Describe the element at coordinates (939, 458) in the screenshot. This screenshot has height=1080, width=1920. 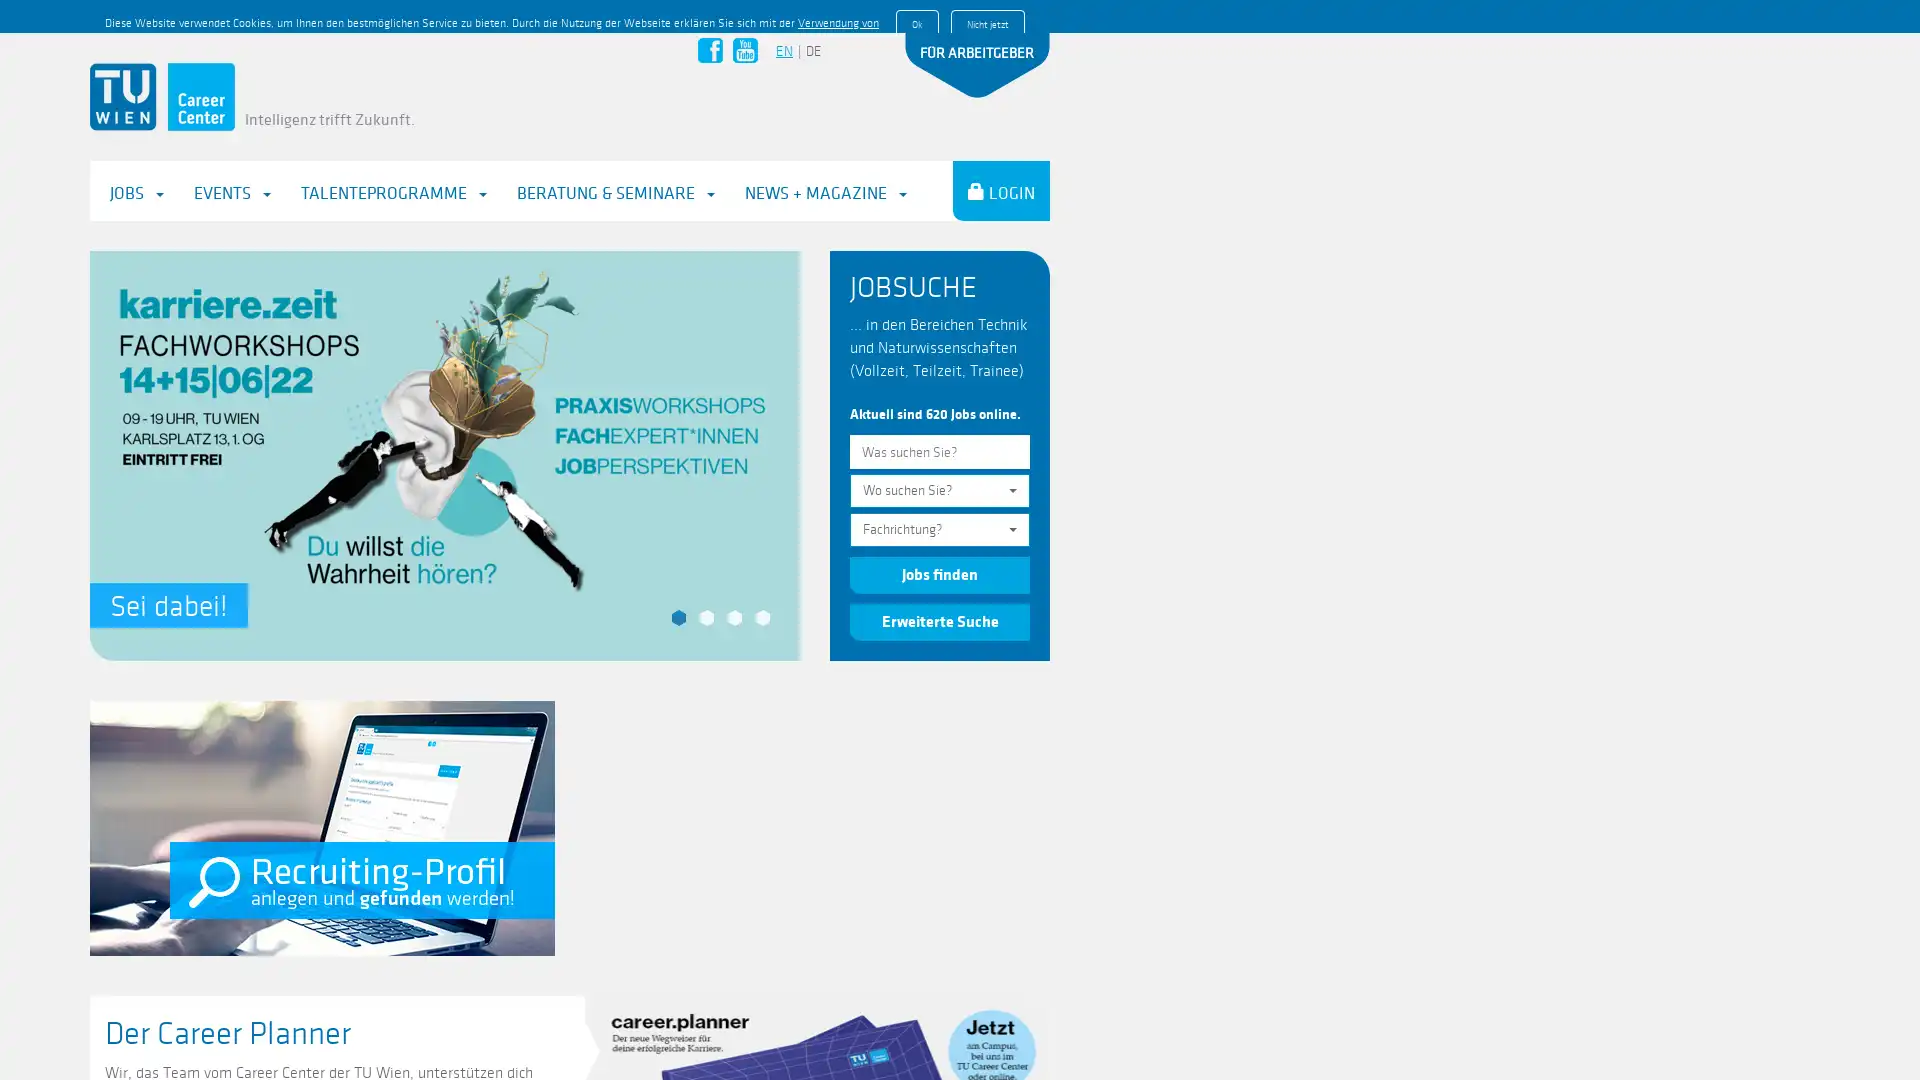
I see `Wo suchen Sie?` at that location.